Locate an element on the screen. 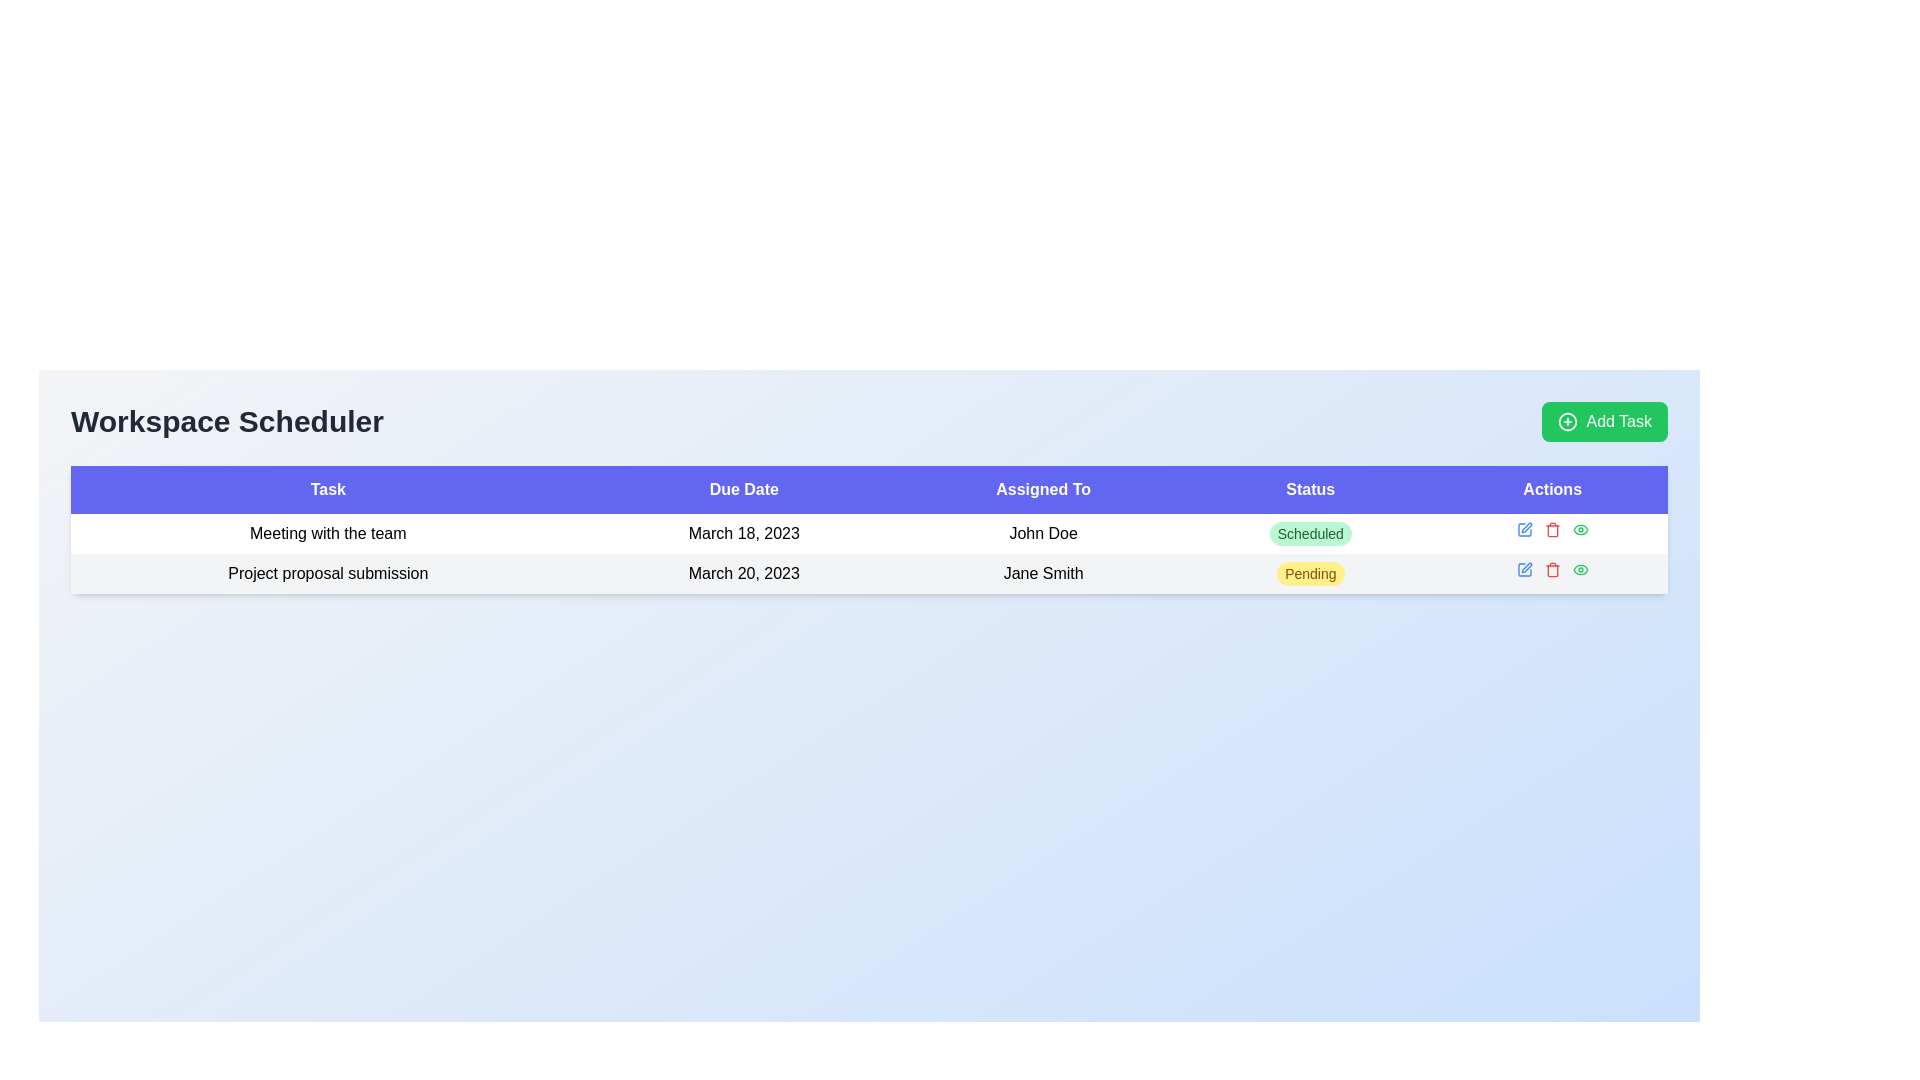 Image resolution: width=1920 pixels, height=1080 pixels. the interactive edit icon in the Actions column of the second row in the 'Workspace Scheduler' table for keyboard interaction is located at coordinates (1523, 570).